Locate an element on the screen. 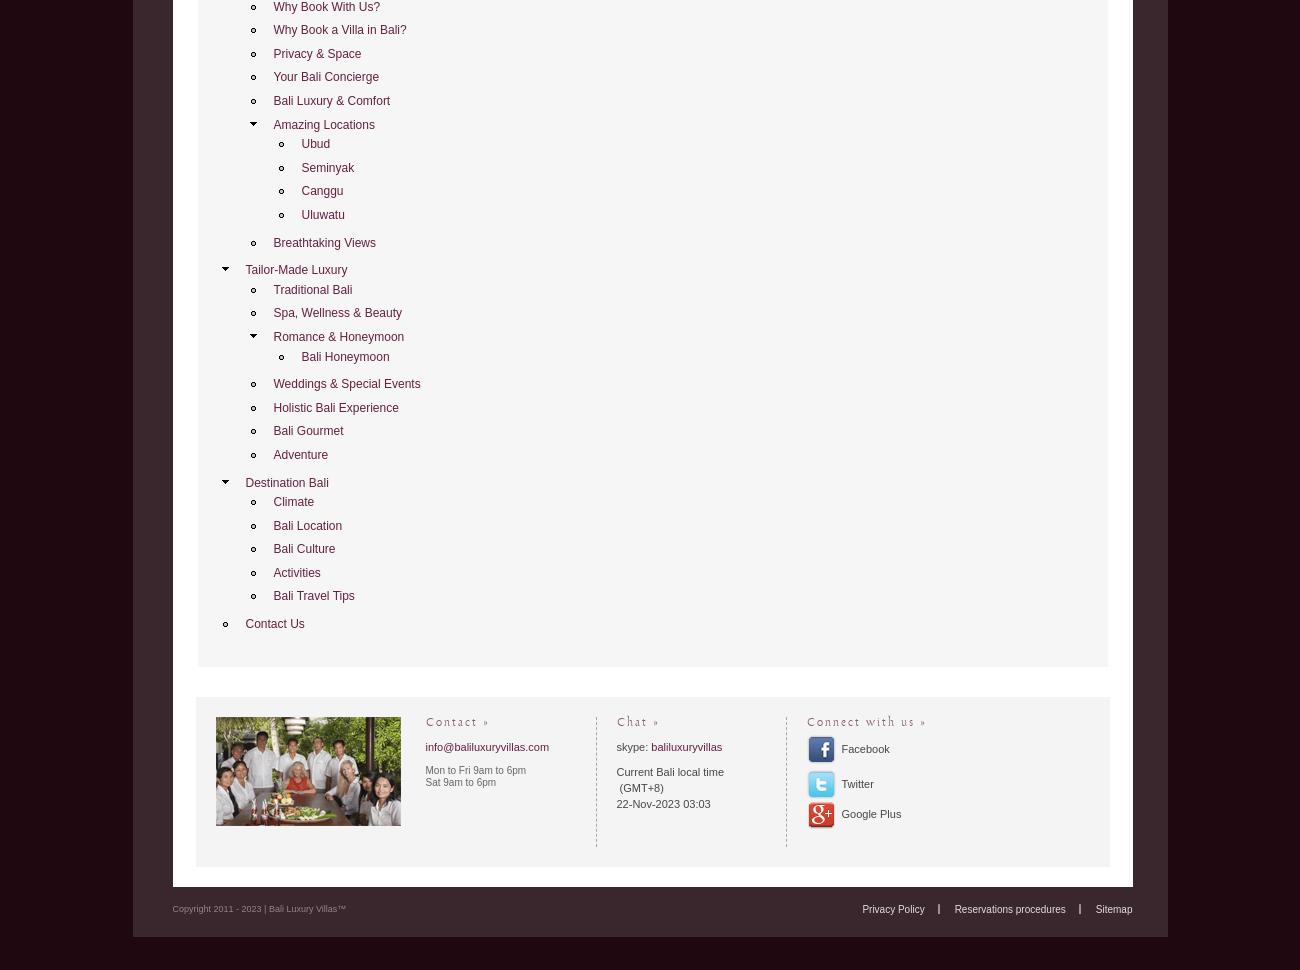 Image resolution: width=1300 pixels, height=970 pixels. 'Copyright 2011 - 2023 | Bali Luxury Villas™' is located at coordinates (257, 908).